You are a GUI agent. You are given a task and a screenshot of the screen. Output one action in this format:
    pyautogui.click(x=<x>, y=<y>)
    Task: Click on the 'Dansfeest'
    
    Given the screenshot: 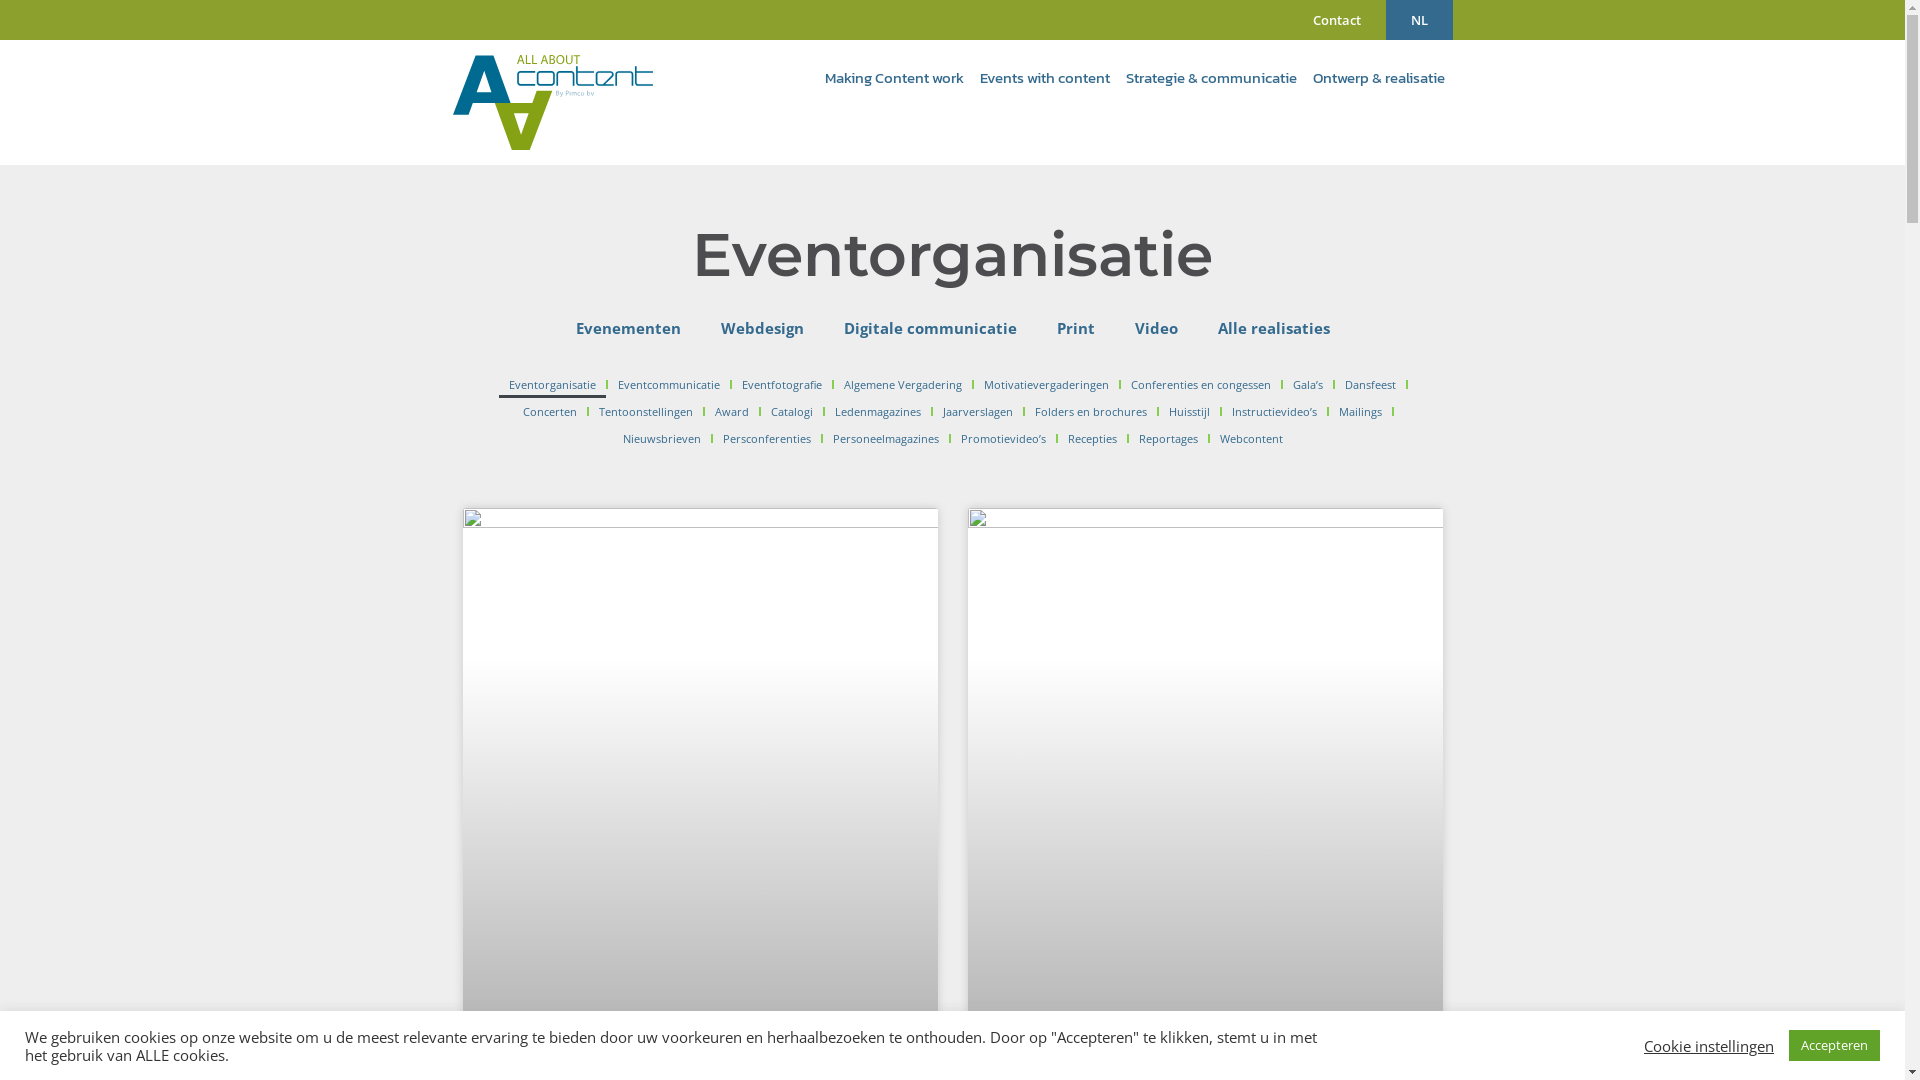 What is the action you would take?
    pyautogui.click(x=1334, y=384)
    